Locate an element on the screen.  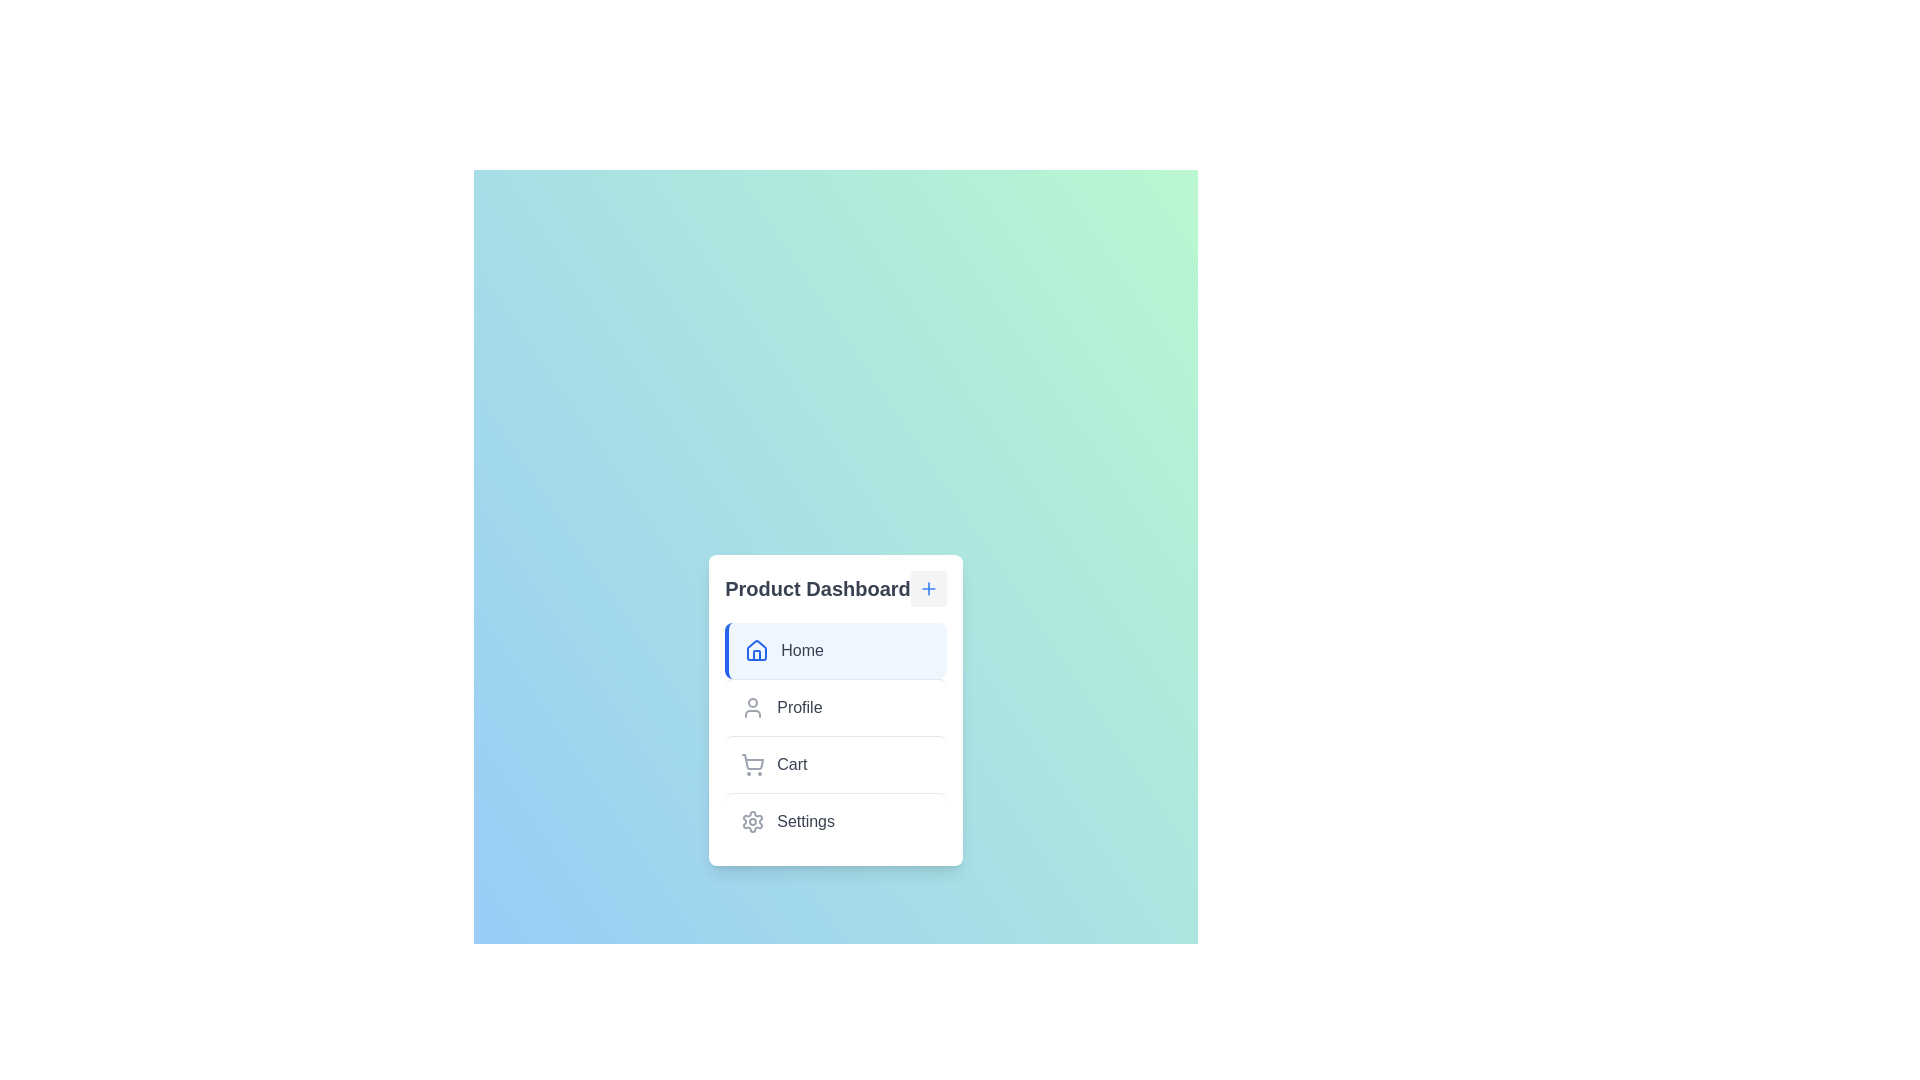
the menu item labeled Settings is located at coordinates (835, 821).